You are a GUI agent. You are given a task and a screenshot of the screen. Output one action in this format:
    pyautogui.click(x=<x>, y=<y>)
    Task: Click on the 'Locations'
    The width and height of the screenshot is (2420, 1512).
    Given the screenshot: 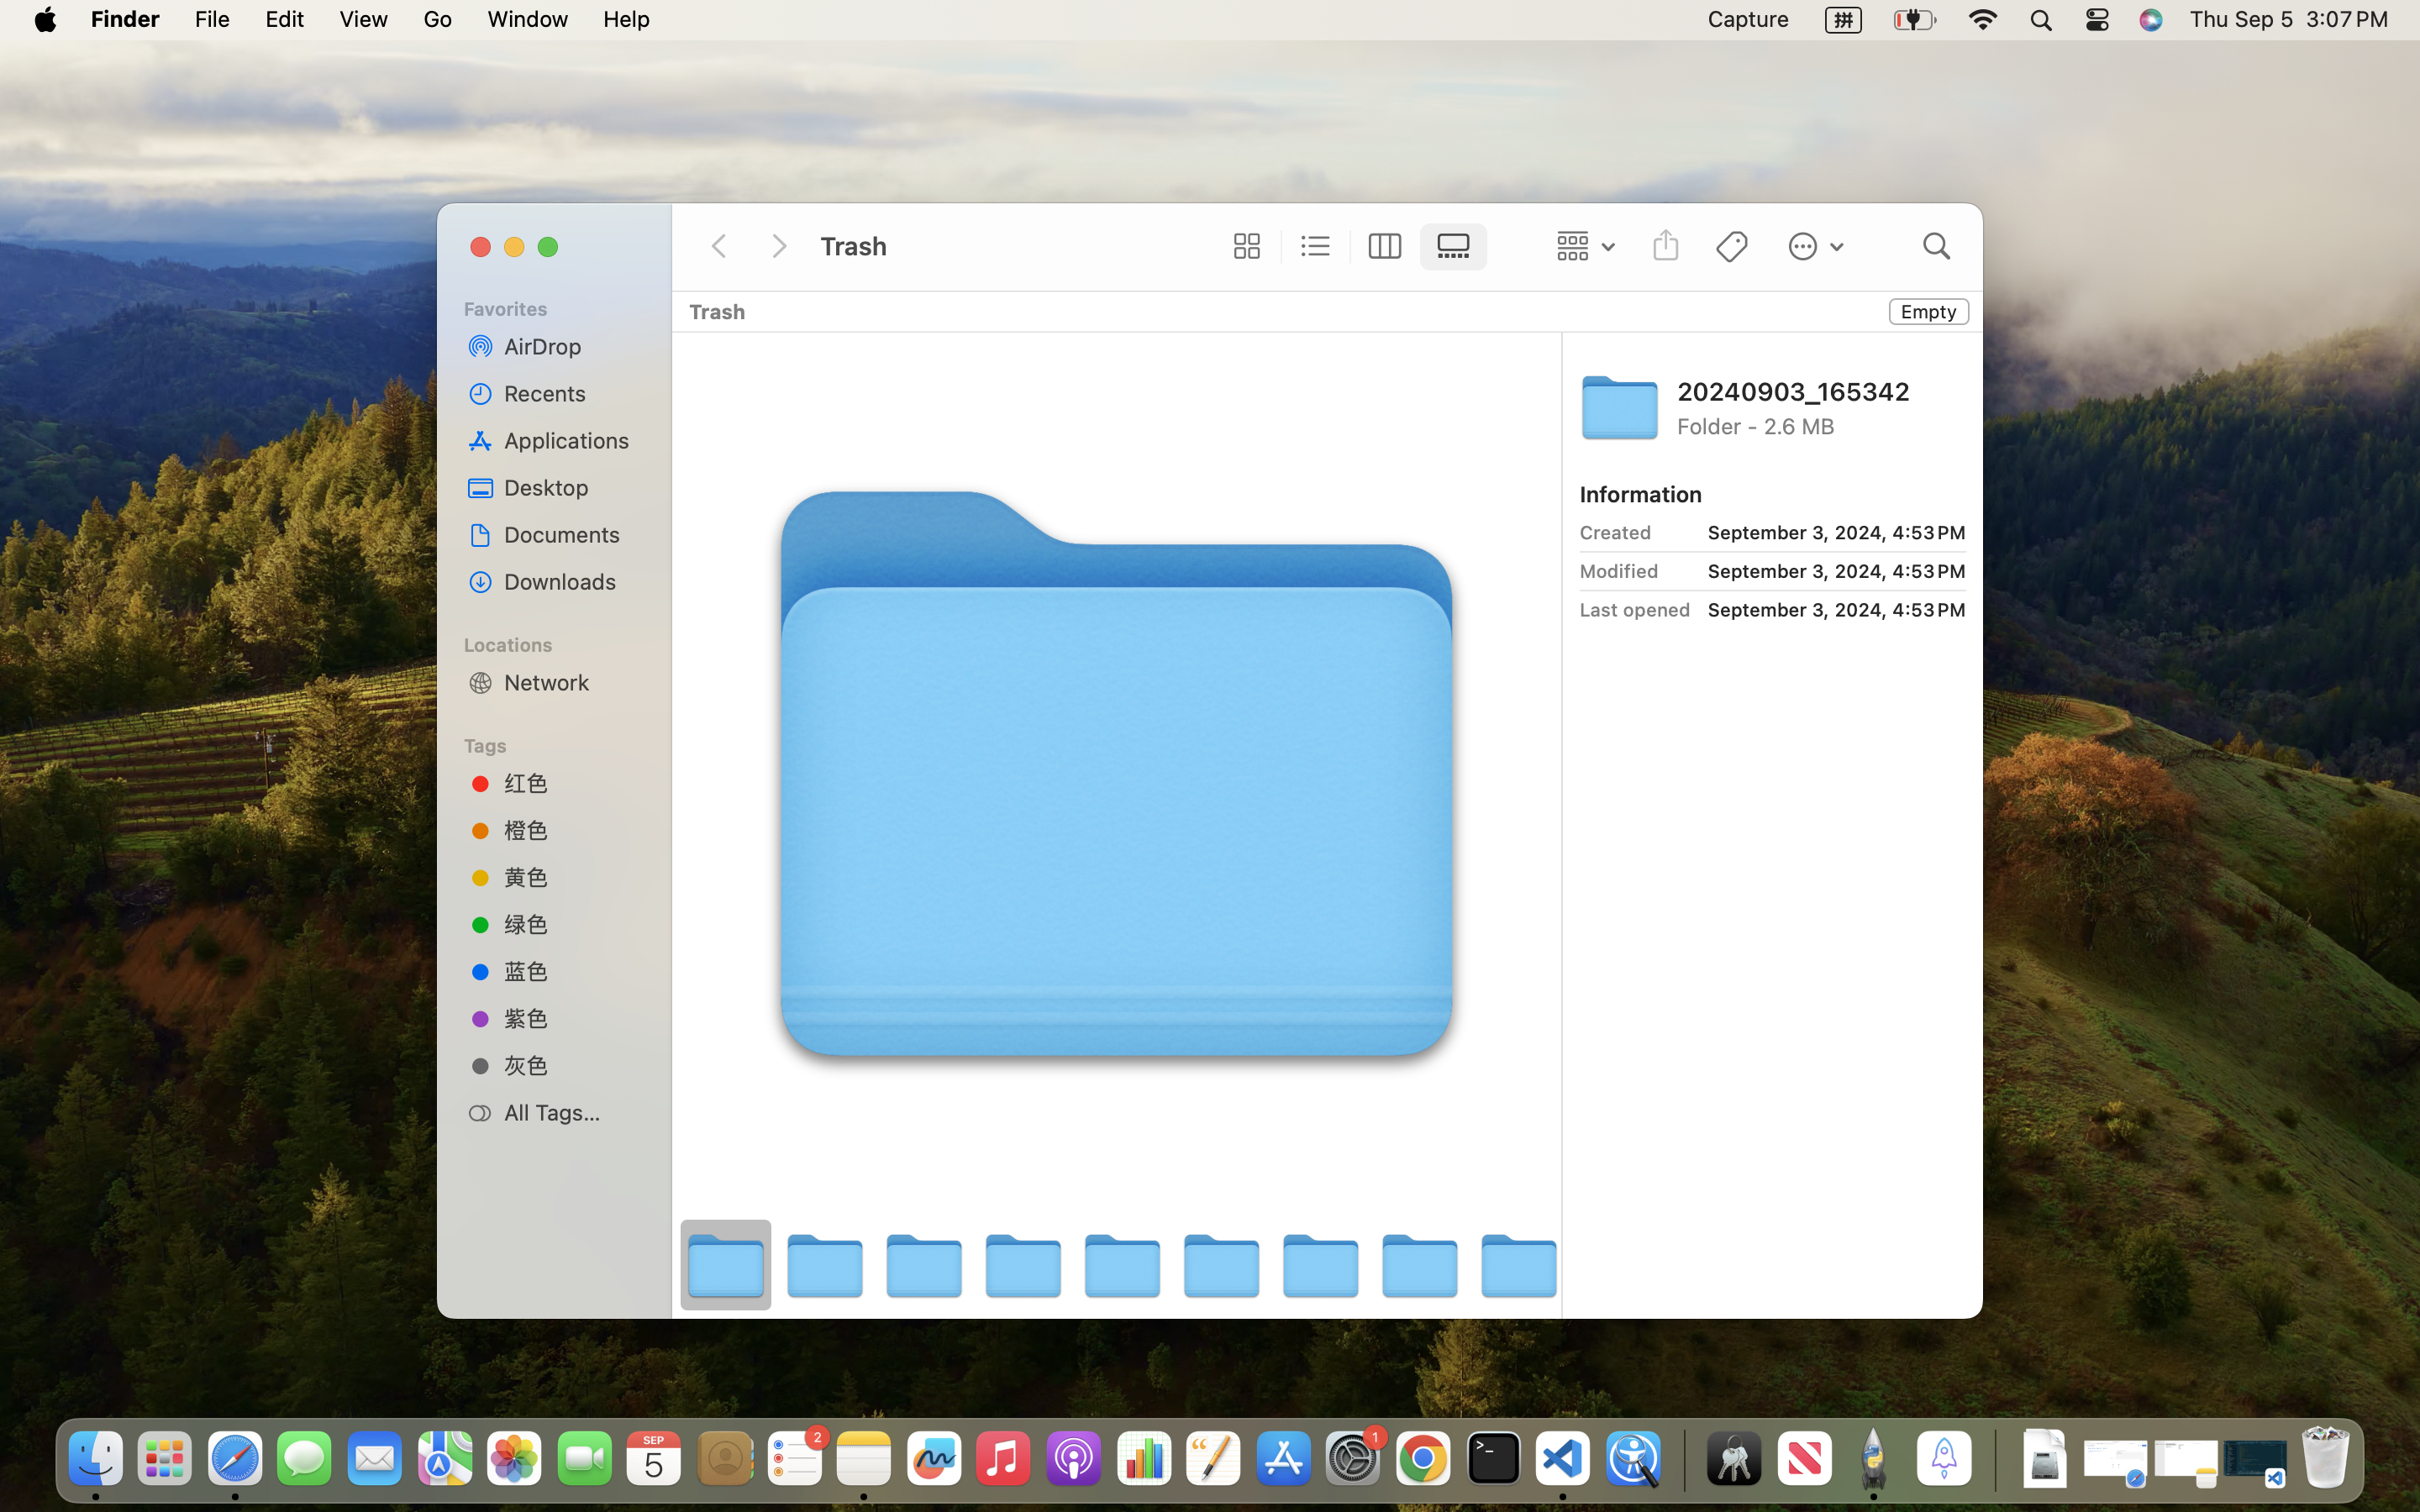 What is the action you would take?
    pyautogui.click(x=564, y=642)
    